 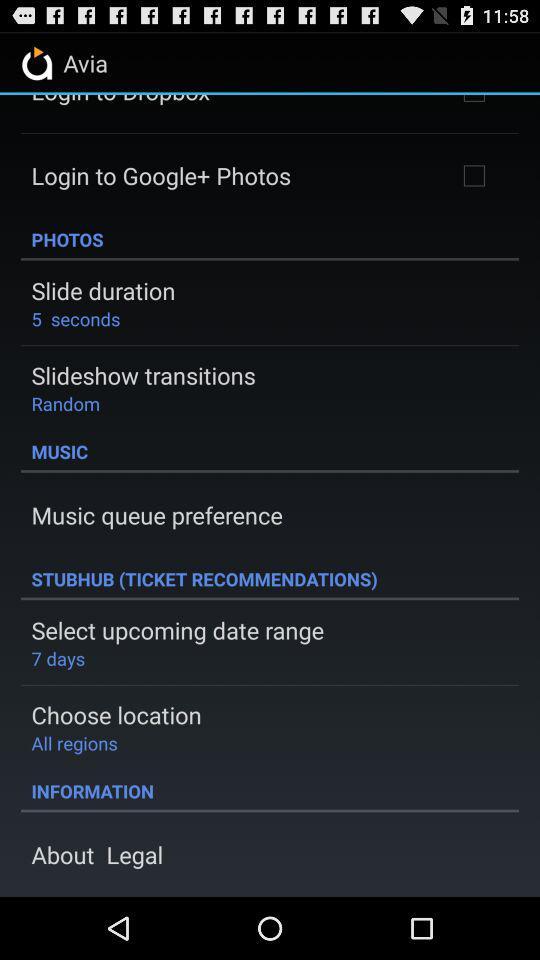 I want to click on the icon above all regions icon, so click(x=116, y=714).